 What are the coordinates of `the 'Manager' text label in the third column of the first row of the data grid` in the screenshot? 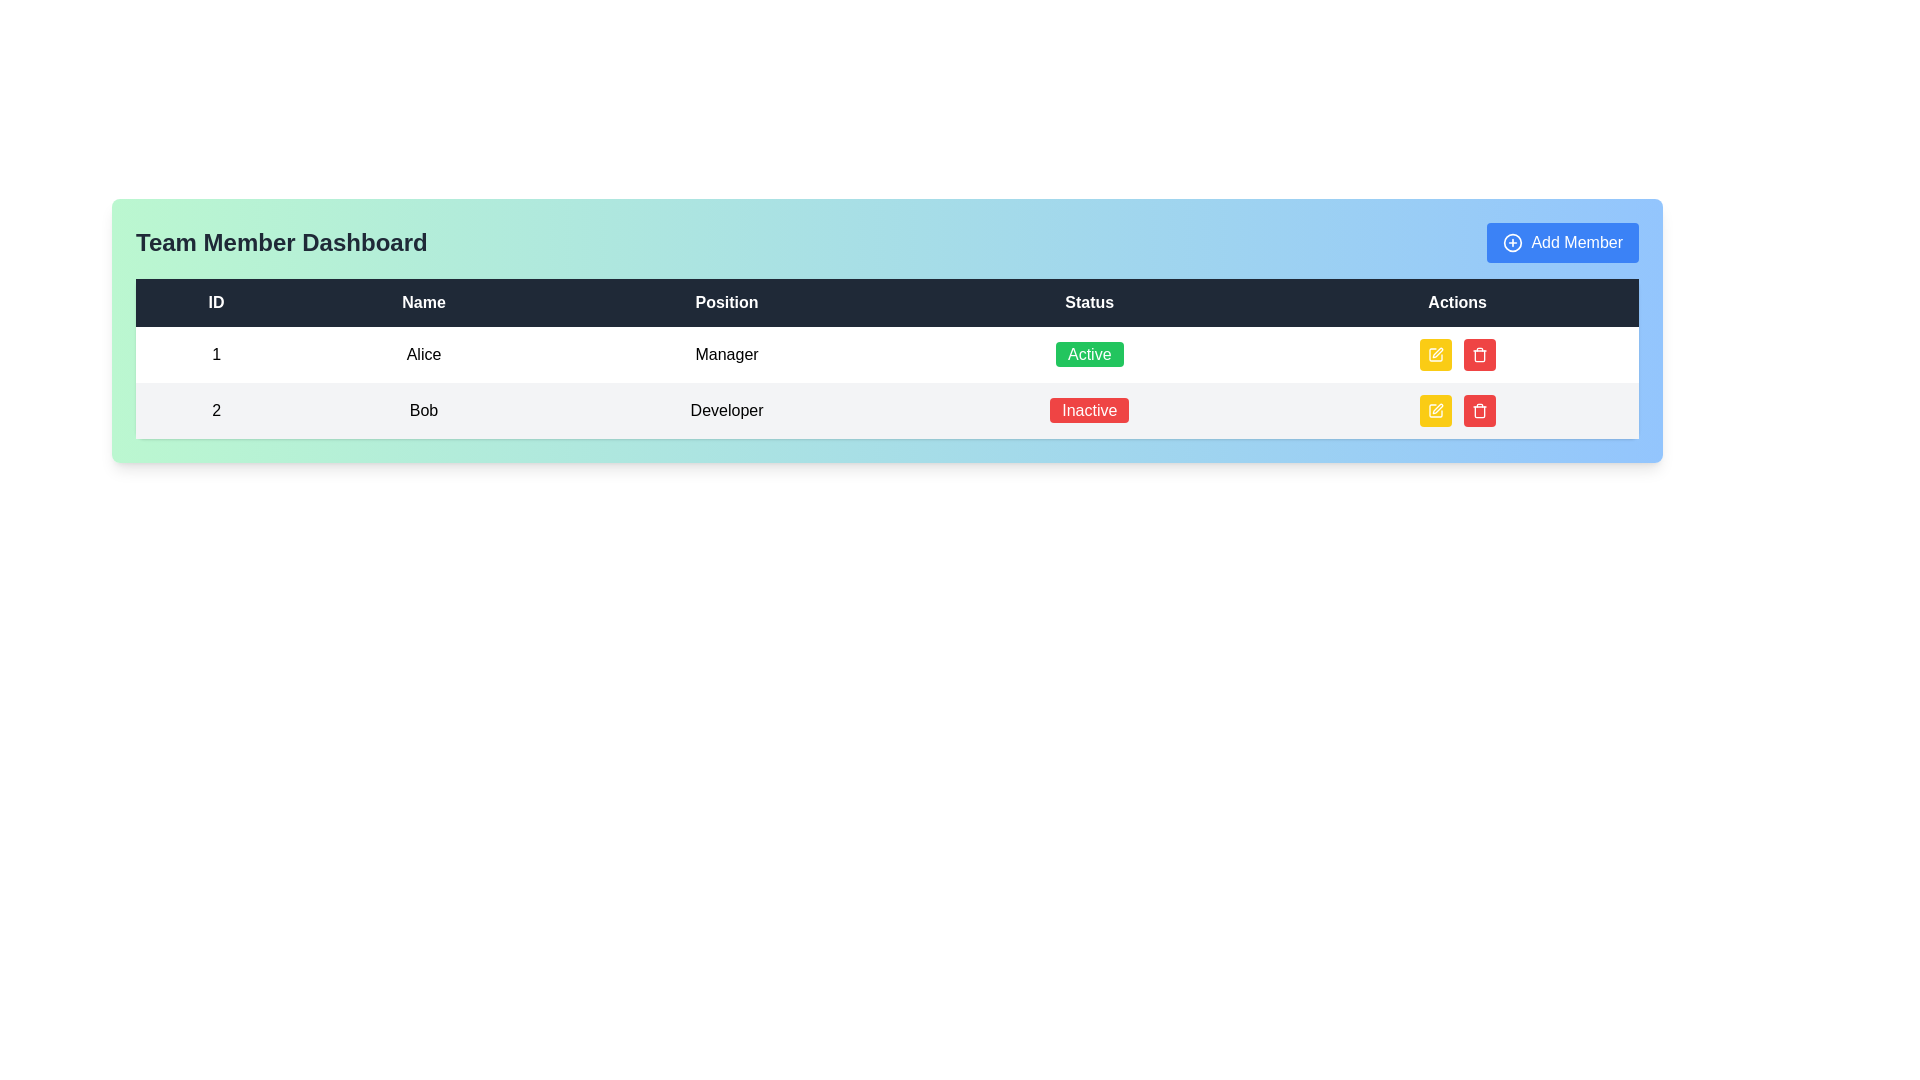 It's located at (726, 353).